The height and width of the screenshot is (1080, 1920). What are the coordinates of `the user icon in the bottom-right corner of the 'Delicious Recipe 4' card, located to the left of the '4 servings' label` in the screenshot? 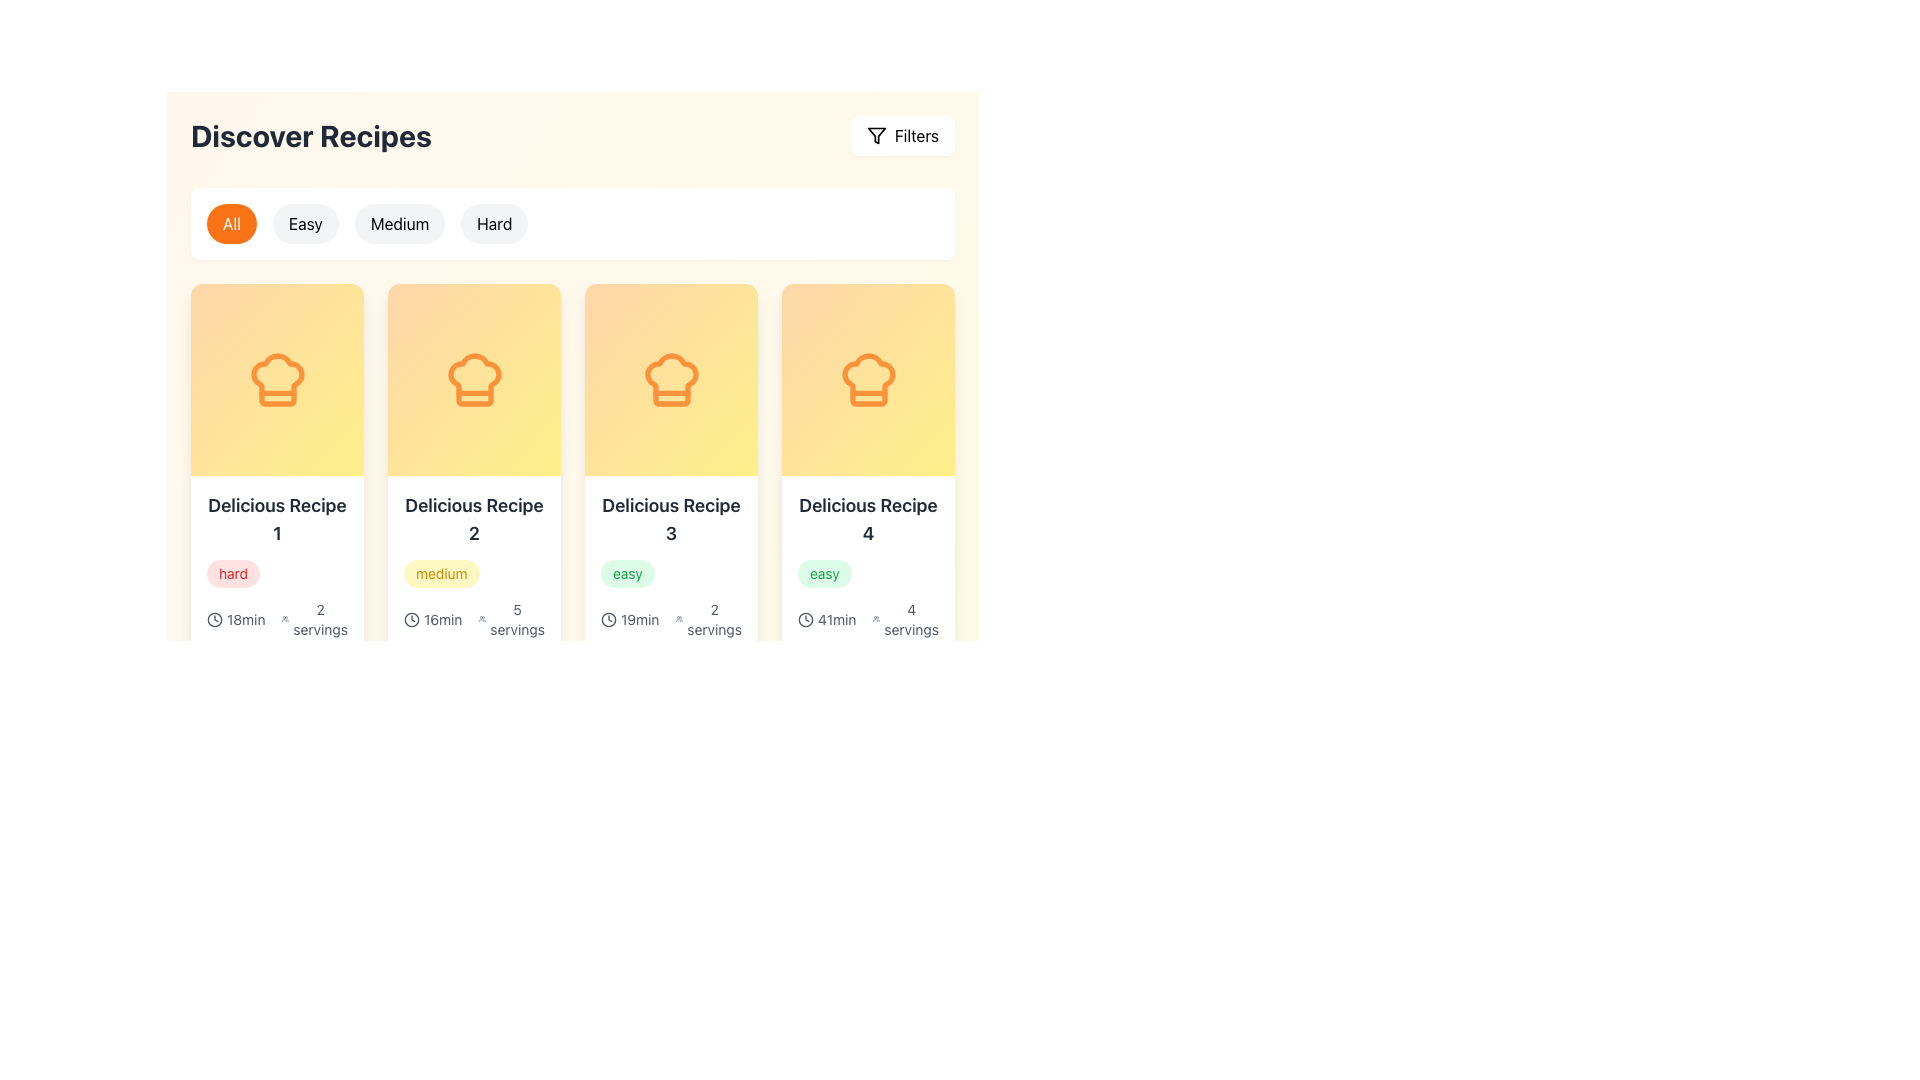 It's located at (679, 1063).